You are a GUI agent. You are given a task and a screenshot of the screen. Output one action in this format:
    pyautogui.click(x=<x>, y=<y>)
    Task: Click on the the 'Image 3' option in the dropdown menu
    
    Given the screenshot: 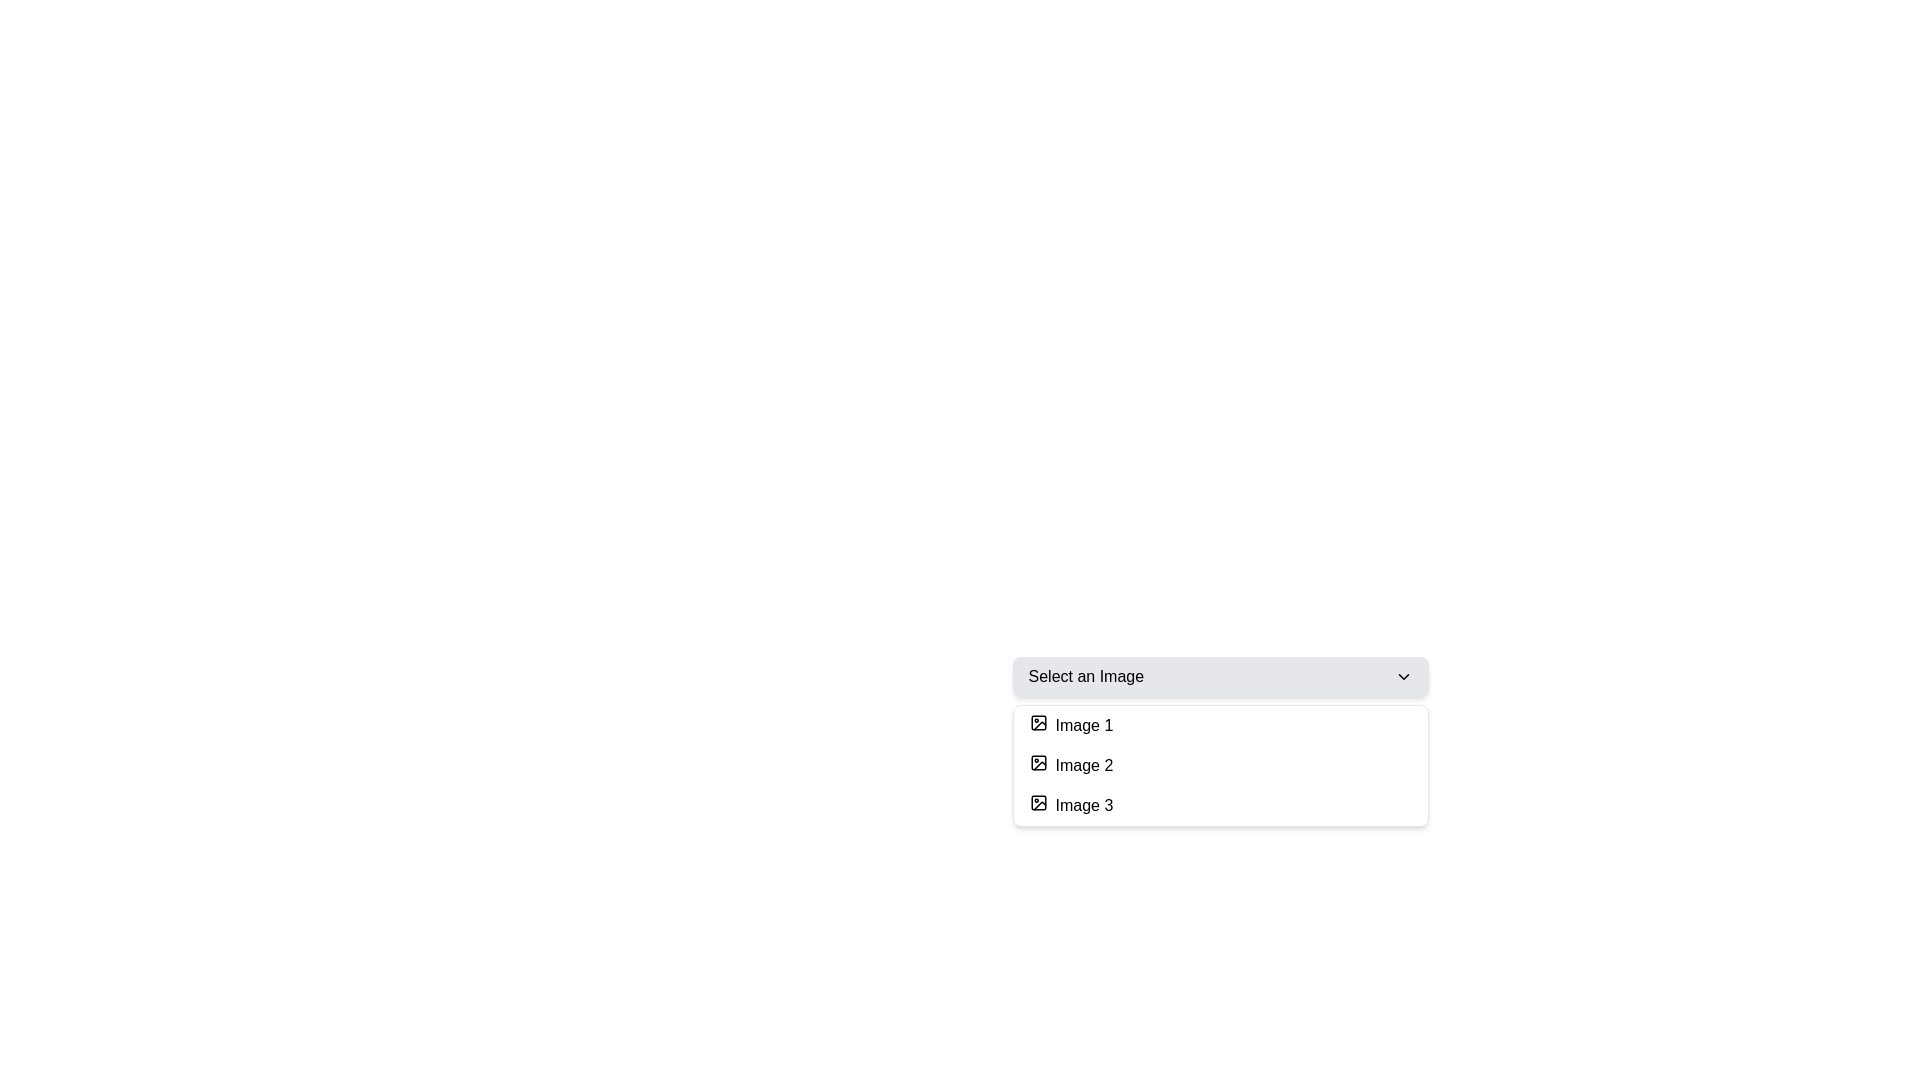 What is the action you would take?
    pyautogui.click(x=1219, y=805)
    